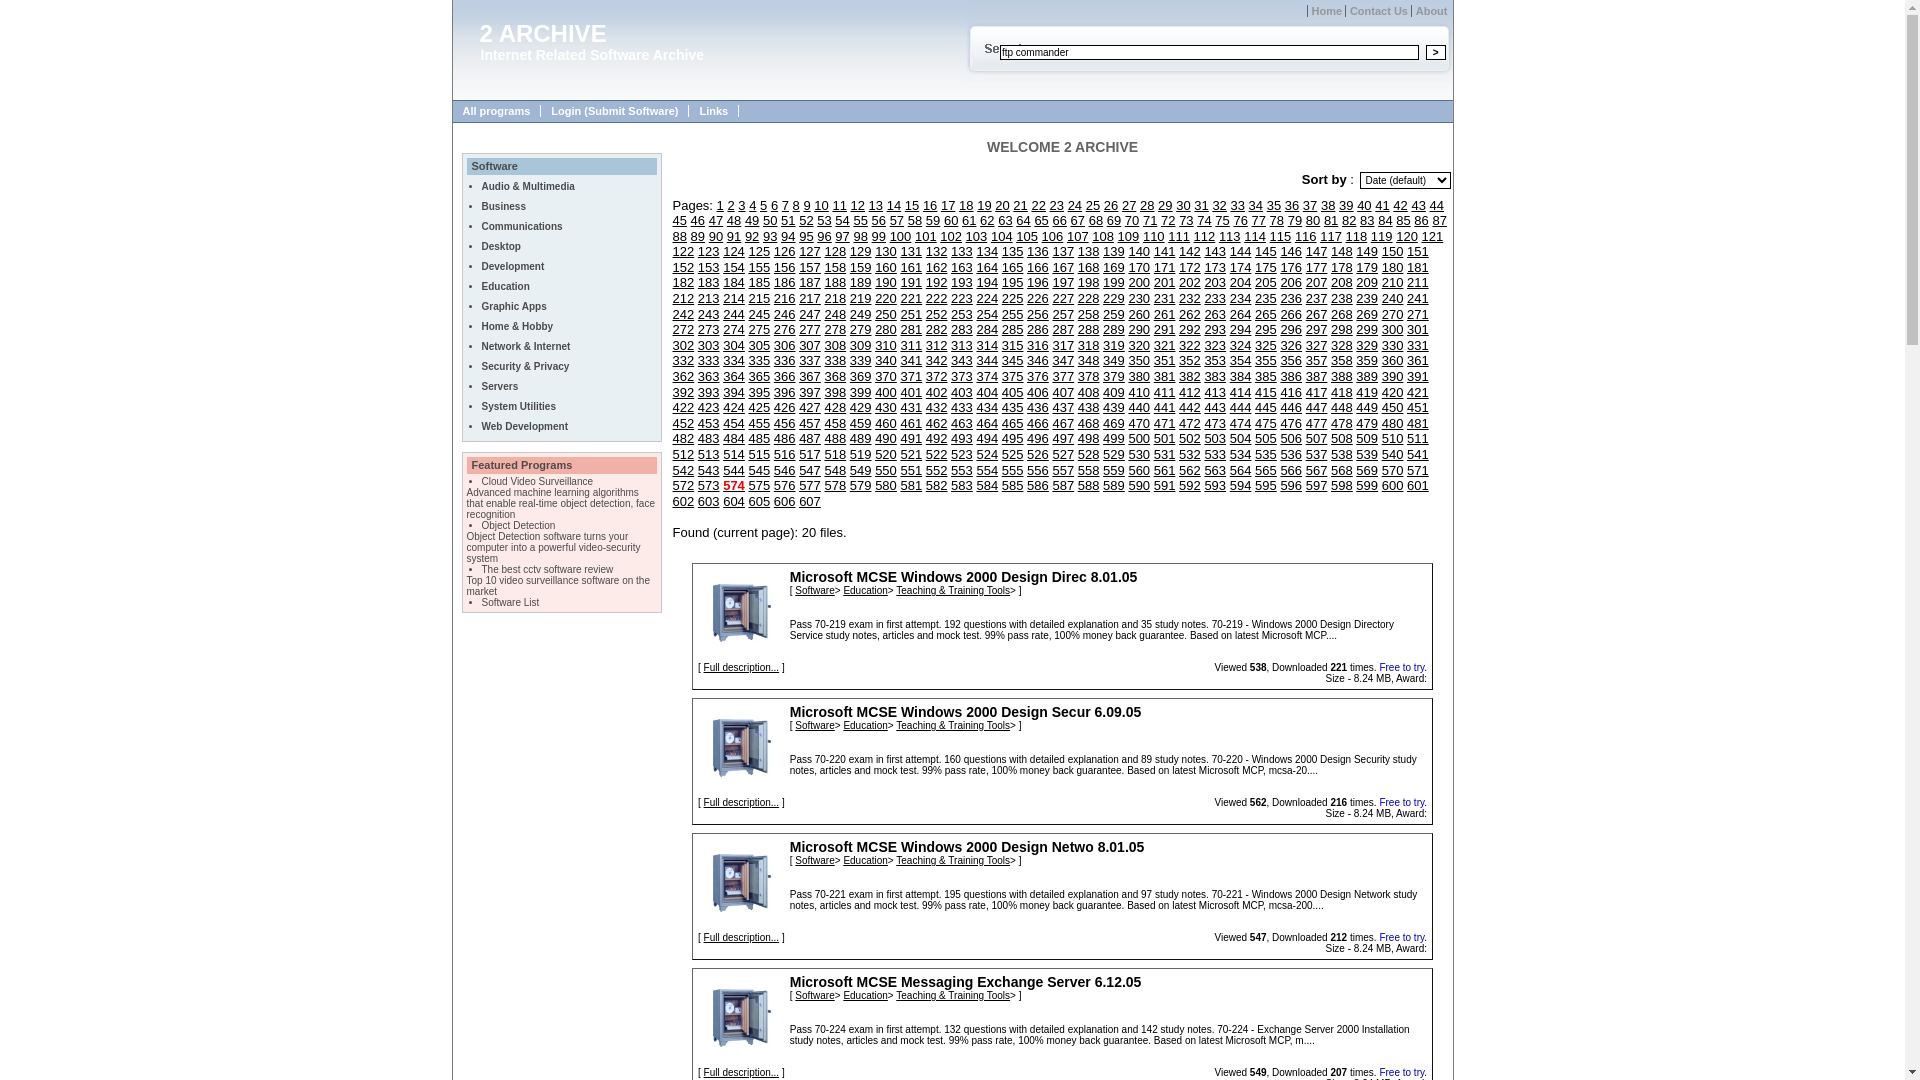 This screenshot has height=1080, width=1920. Describe the element at coordinates (961, 250) in the screenshot. I see `'133'` at that location.